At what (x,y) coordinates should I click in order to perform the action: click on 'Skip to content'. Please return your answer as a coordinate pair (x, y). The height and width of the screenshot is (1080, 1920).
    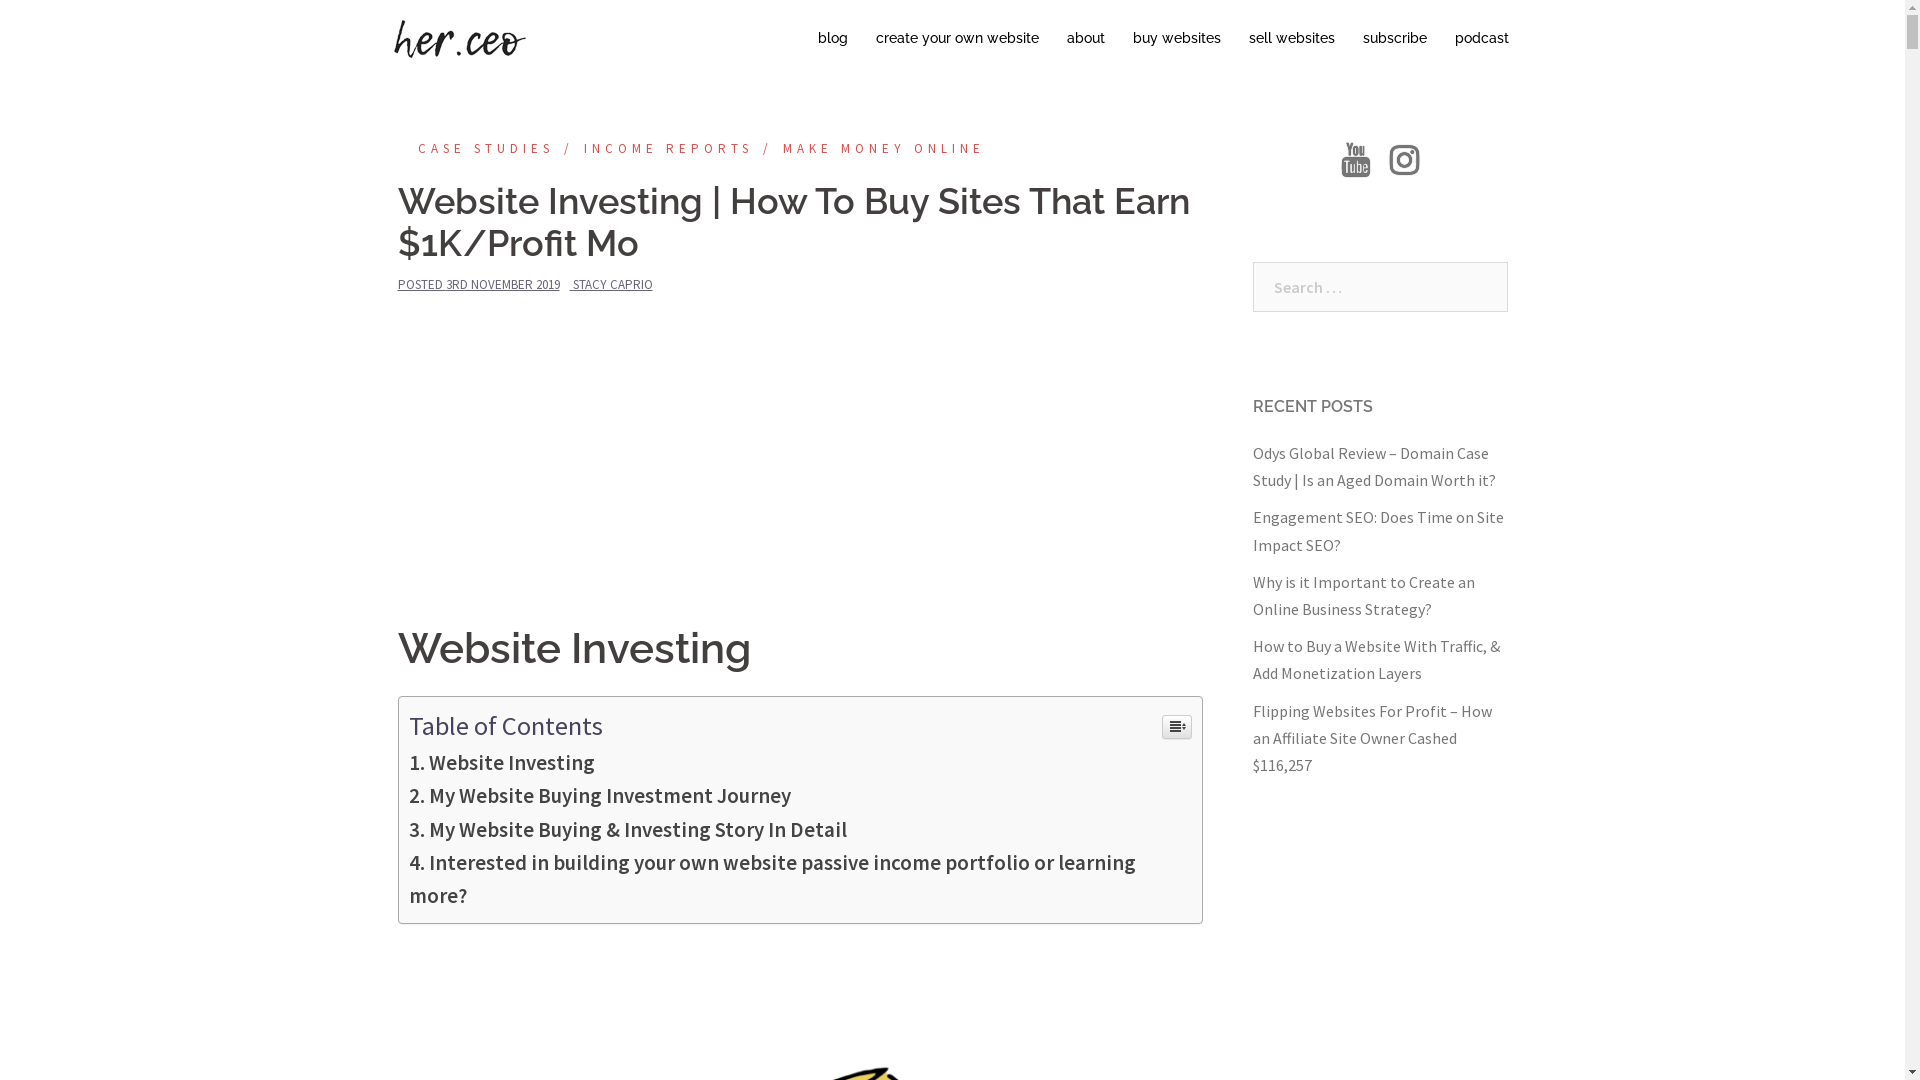
    Looking at the image, I should click on (0, 0).